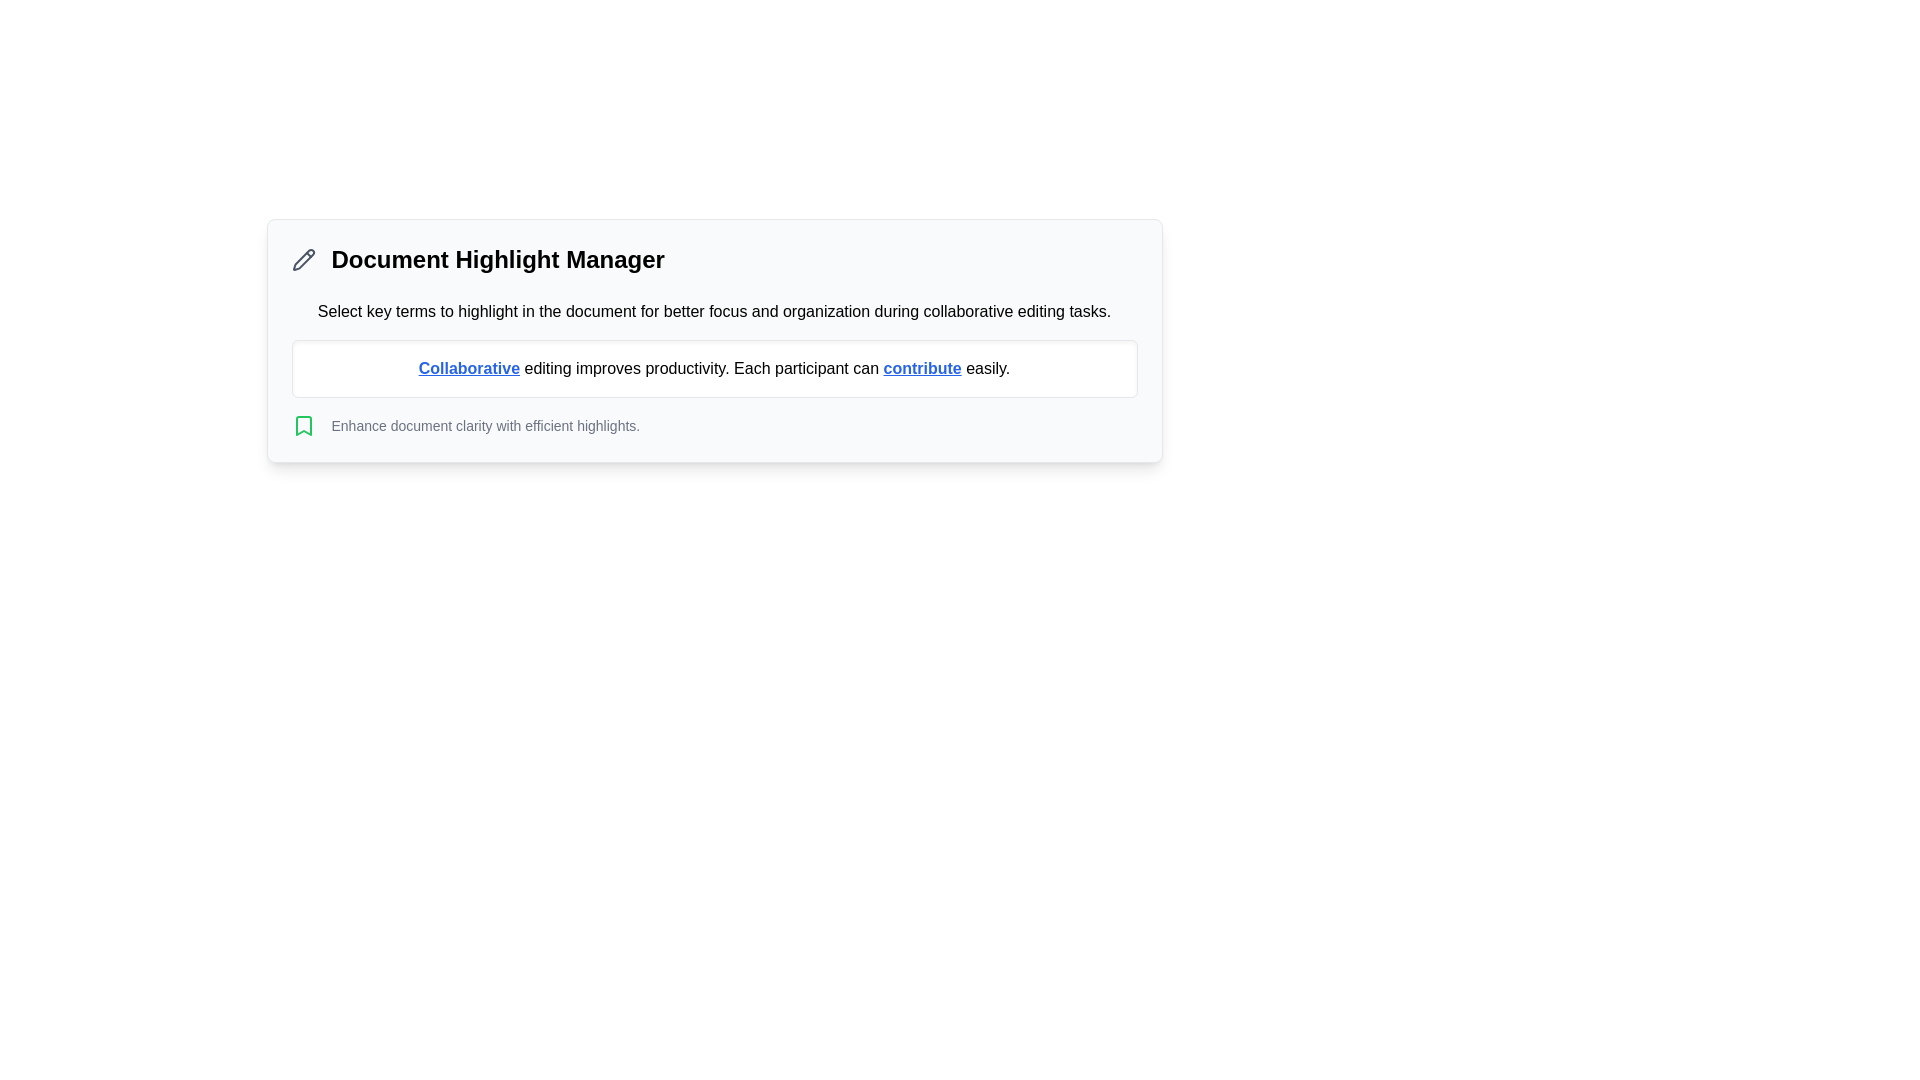 The width and height of the screenshot is (1920, 1080). What do you see at coordinates (485, 424) in the screenshot?
I see `the textual element displaying the phrase 'Enhance document clarity with efficient highlights.' which is styled in small, gray-colored text and is located below the 'Document Highlight Manager' heading` at bounding box center [485, 424].